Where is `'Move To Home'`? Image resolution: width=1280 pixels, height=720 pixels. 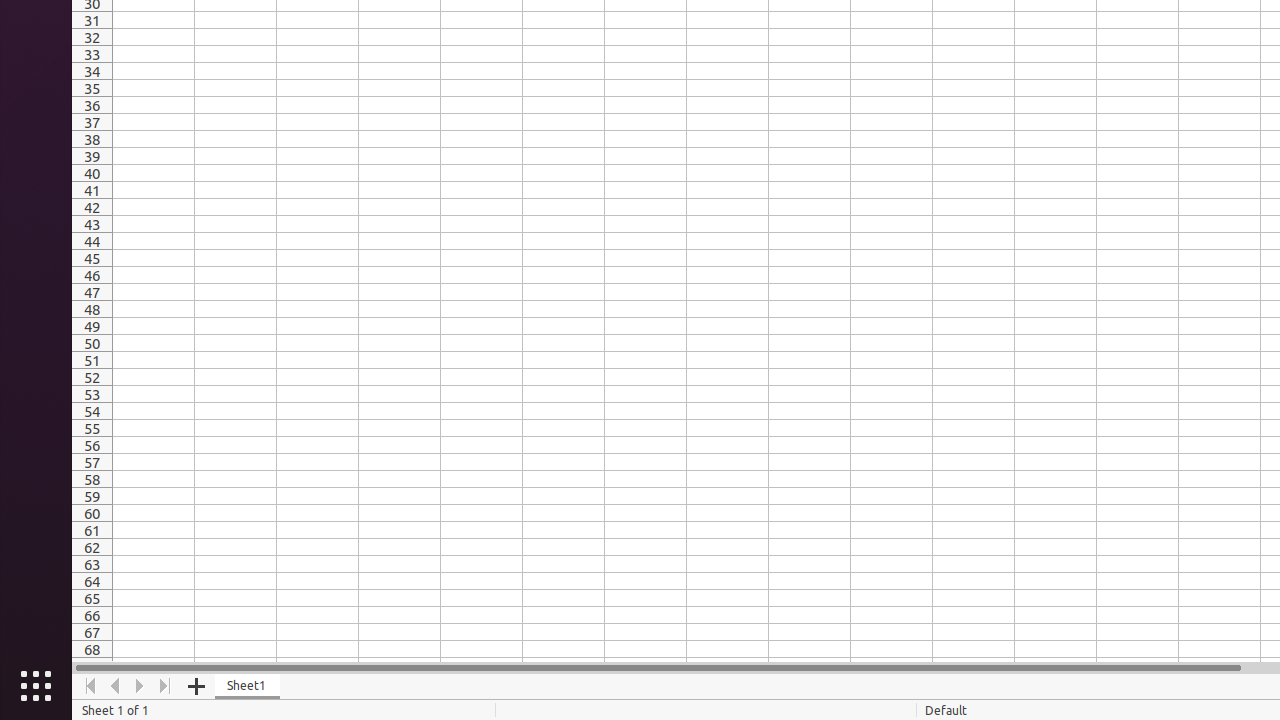 'Move To Home' is located at coordinates (89, 685).